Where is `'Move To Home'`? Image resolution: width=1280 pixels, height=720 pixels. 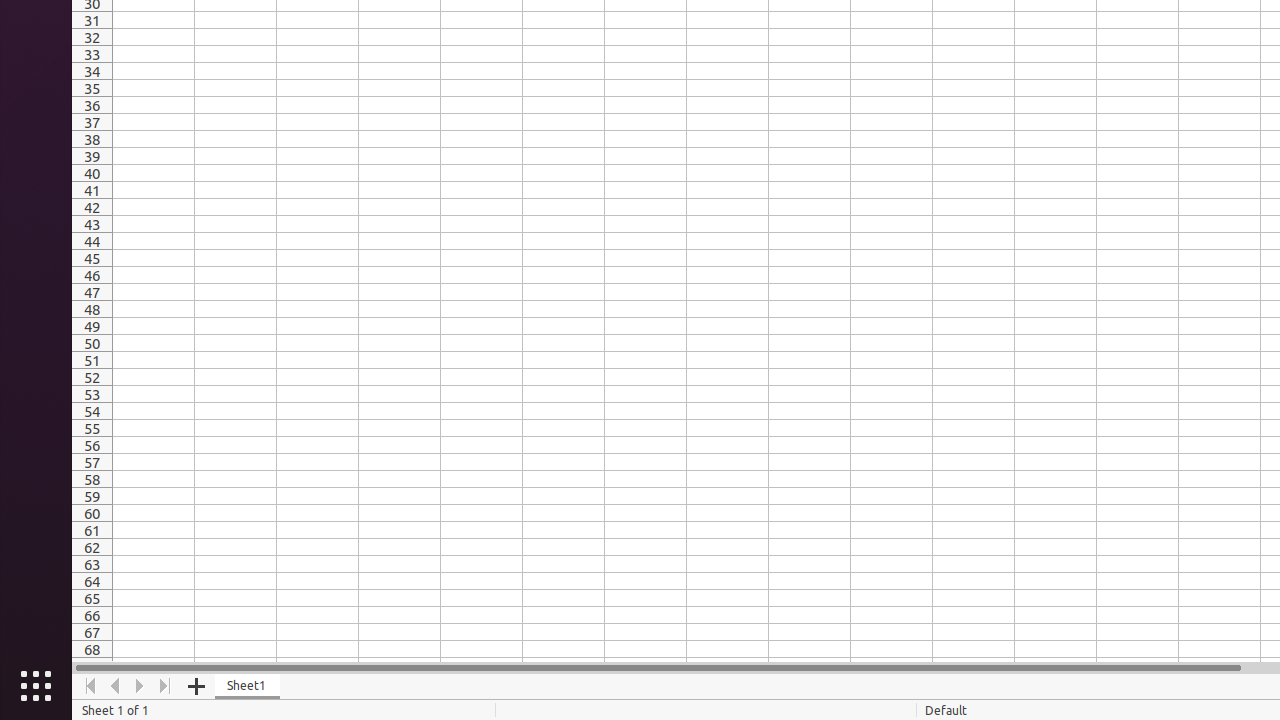 'Move To Home' is located at coordinates (89, 685).